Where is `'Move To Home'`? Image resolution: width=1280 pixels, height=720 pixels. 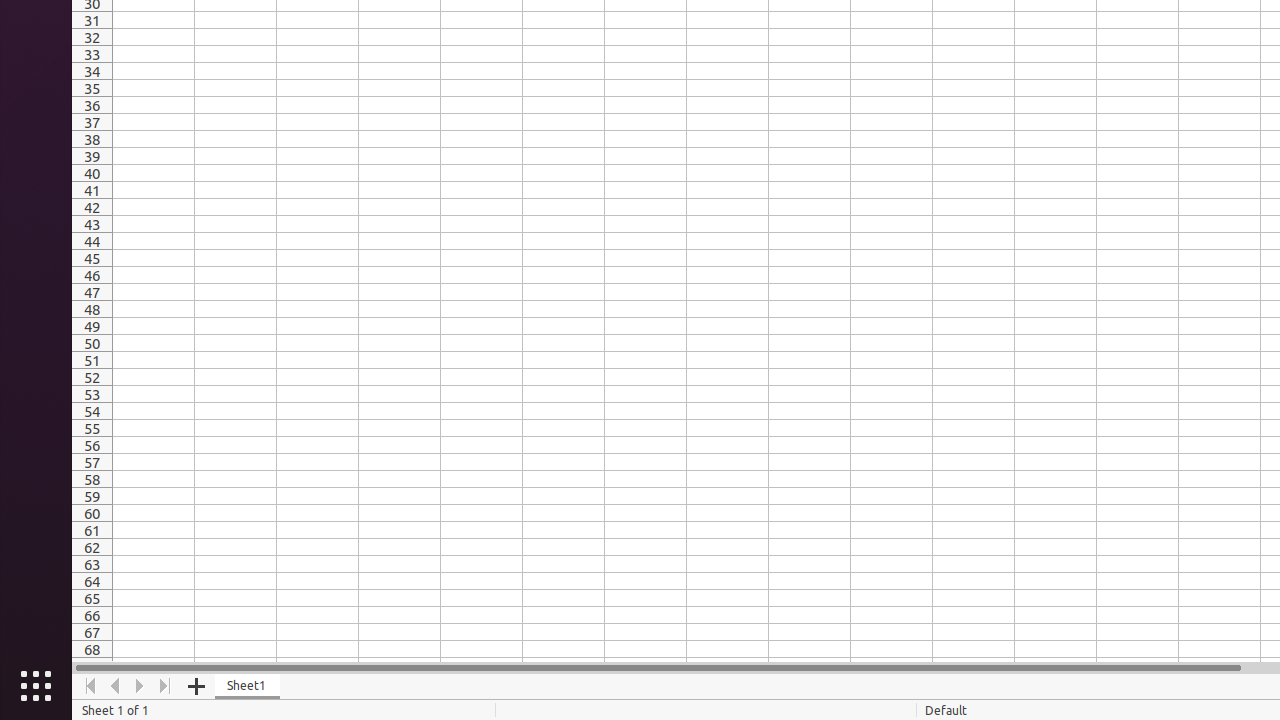 'Move To Home' is located at coordinates (89, 685).